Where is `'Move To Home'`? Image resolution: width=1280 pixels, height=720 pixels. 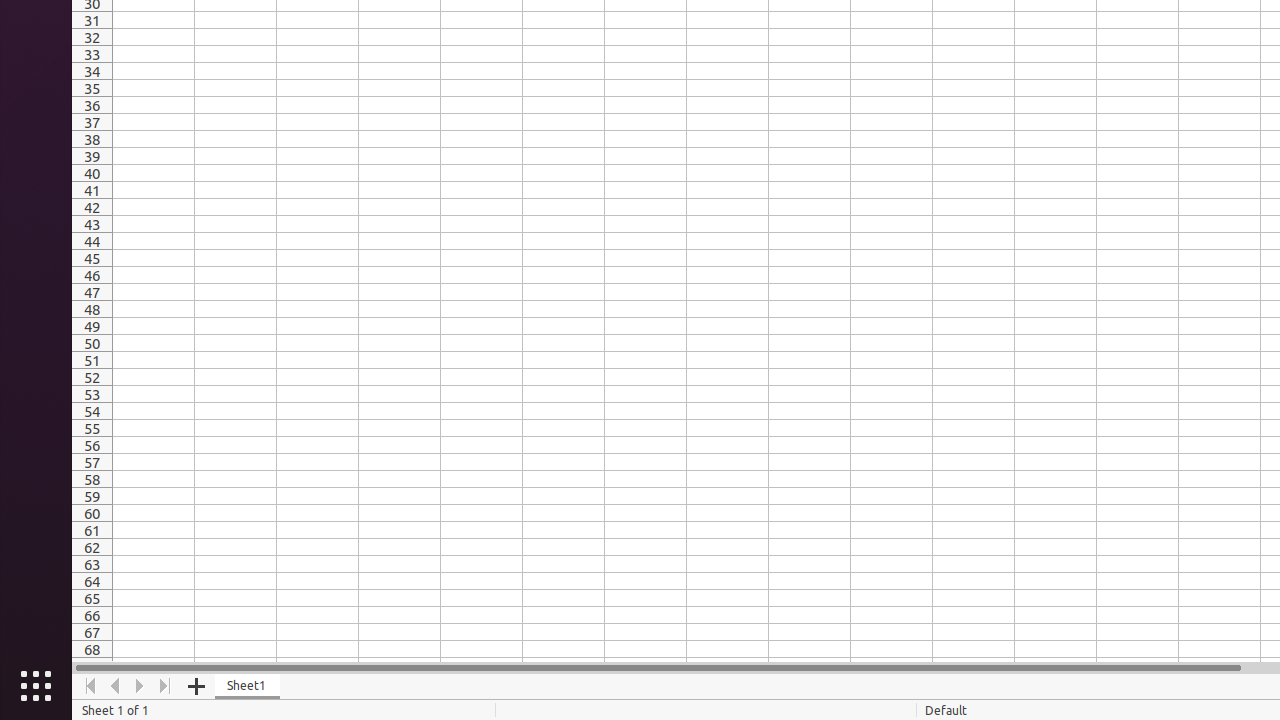 'Move To Home' is located at coordinates (89, 685).